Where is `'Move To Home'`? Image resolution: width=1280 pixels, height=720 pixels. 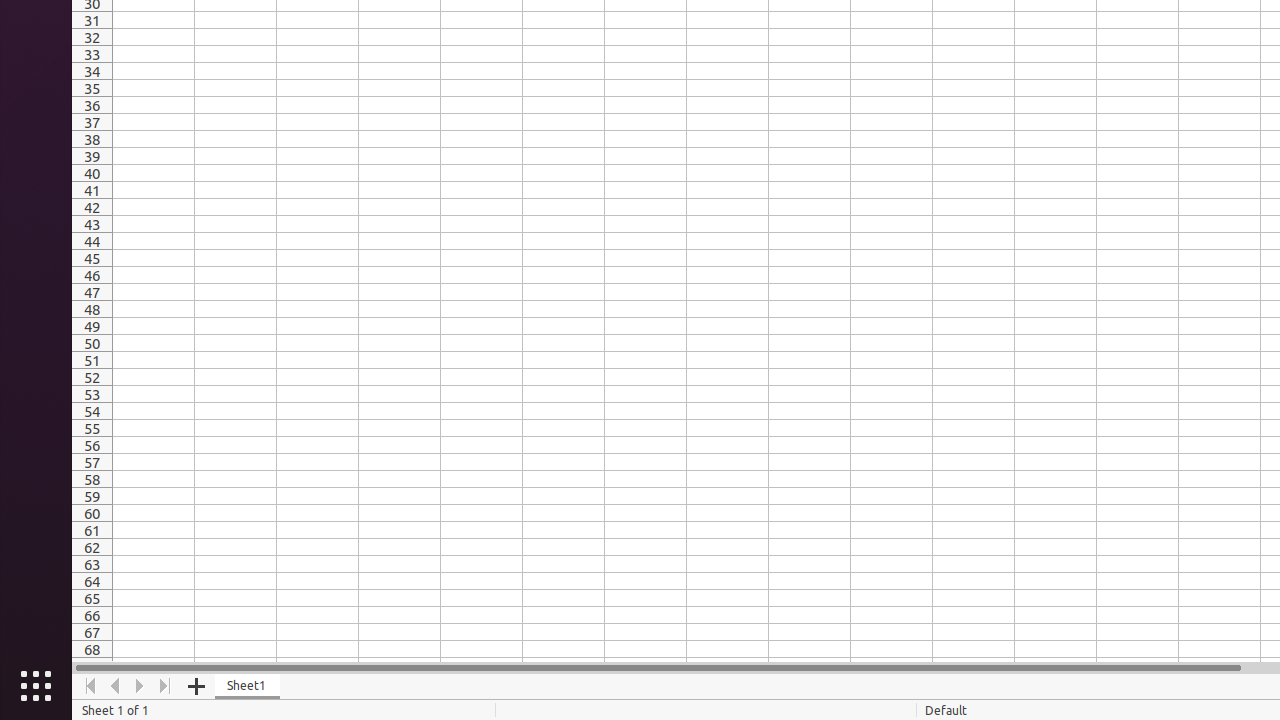 'Move To Home' is located at coordinates (89, 685).